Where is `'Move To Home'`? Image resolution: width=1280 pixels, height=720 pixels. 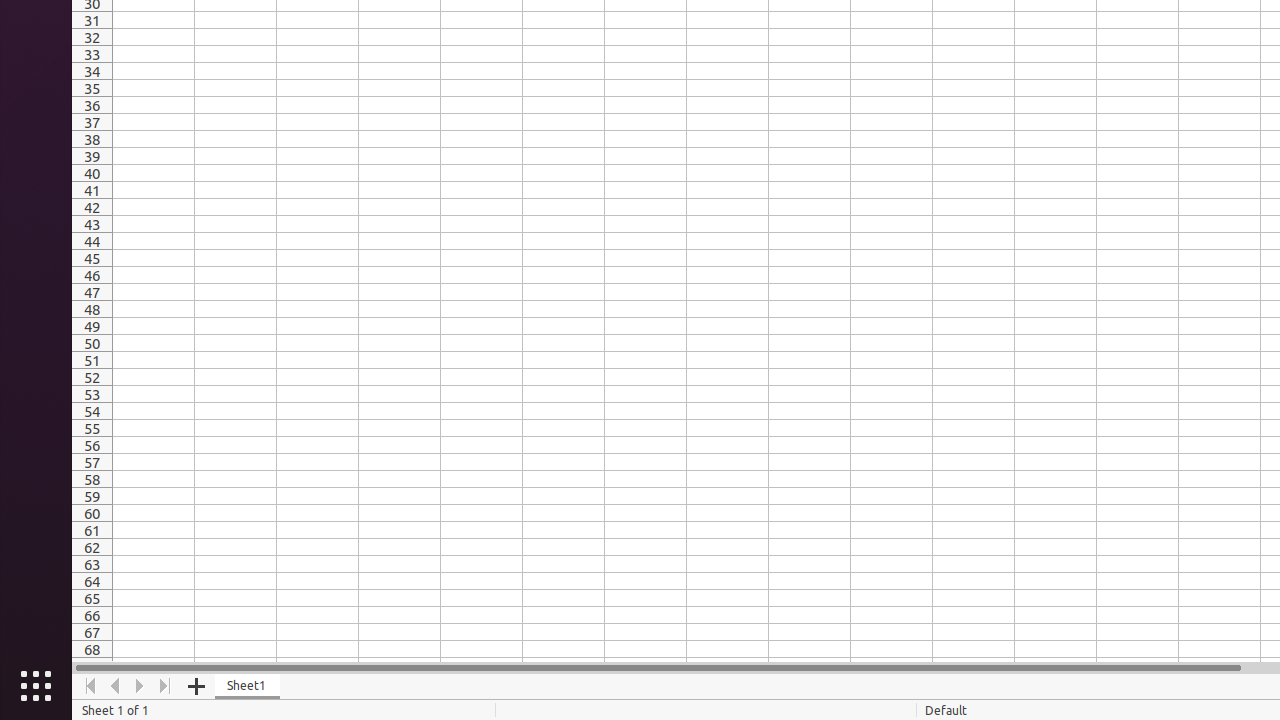 'Move To Home' is located at coordinates (89, 685).